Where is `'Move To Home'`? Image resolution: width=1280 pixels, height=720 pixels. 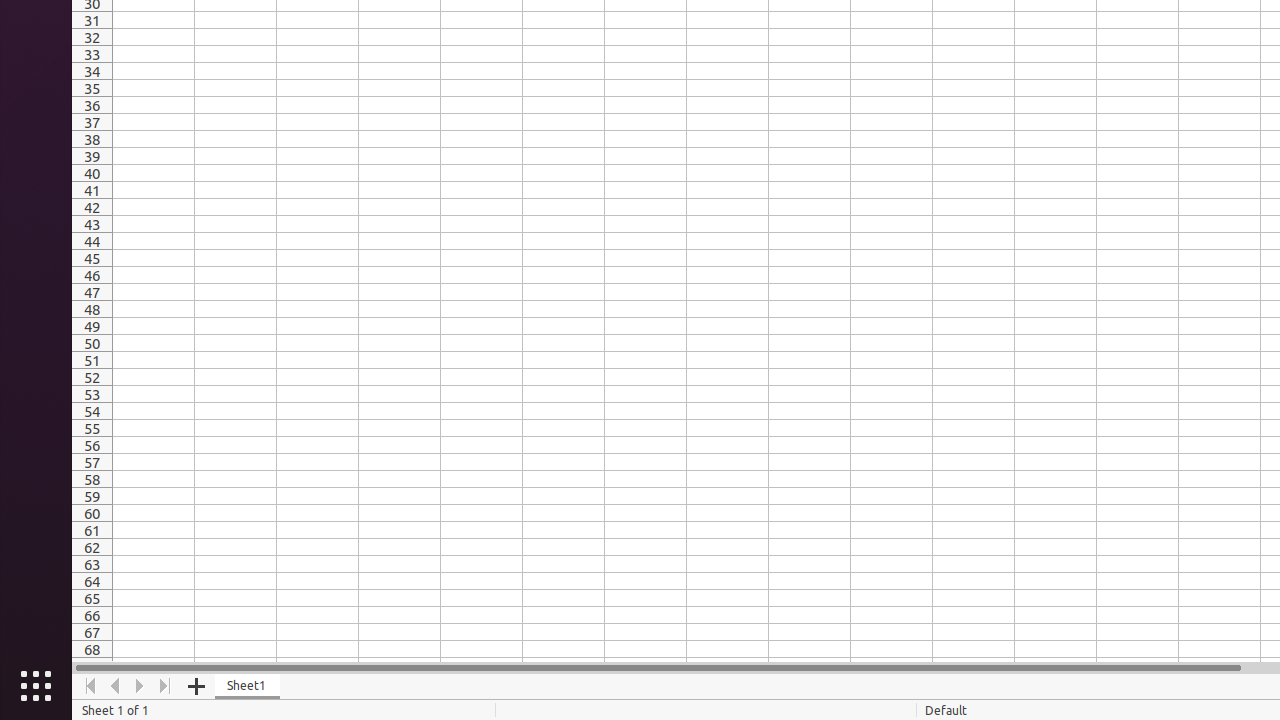 'Move To Home' is located at coordinates (89, 685).